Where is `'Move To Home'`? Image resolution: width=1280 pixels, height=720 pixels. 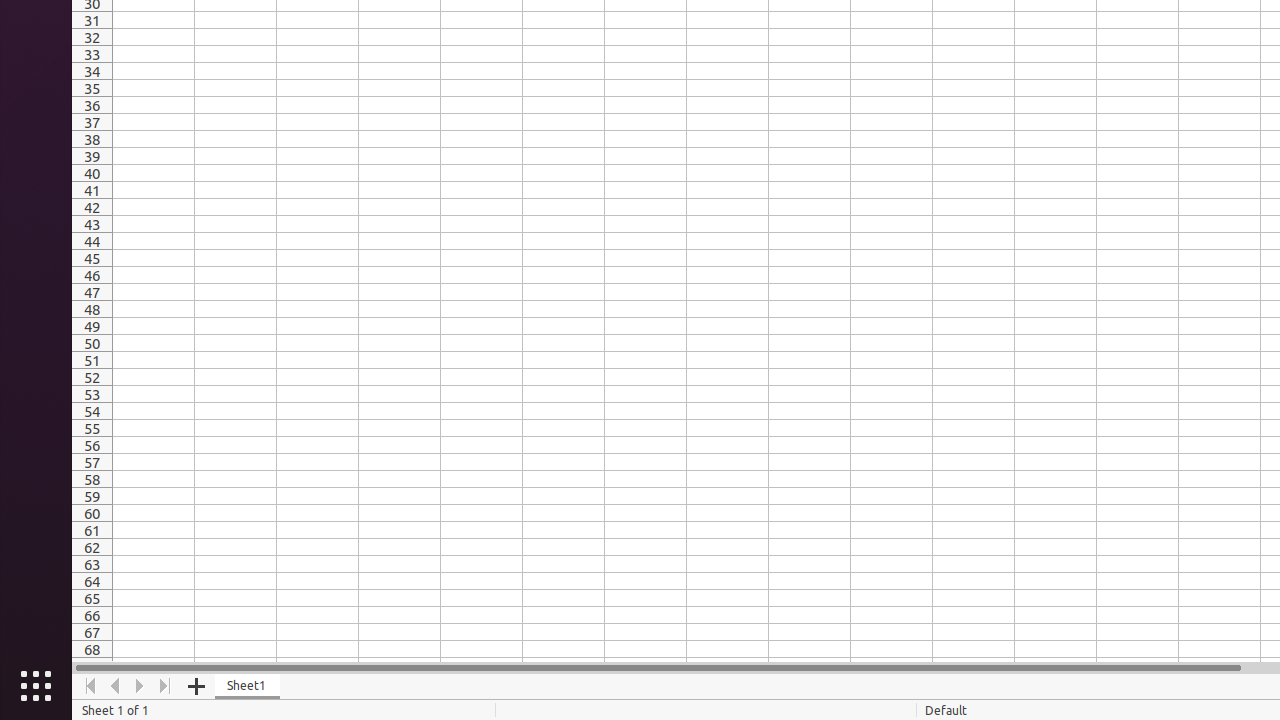 'Move To Home' is located at coordinates (89, 685).